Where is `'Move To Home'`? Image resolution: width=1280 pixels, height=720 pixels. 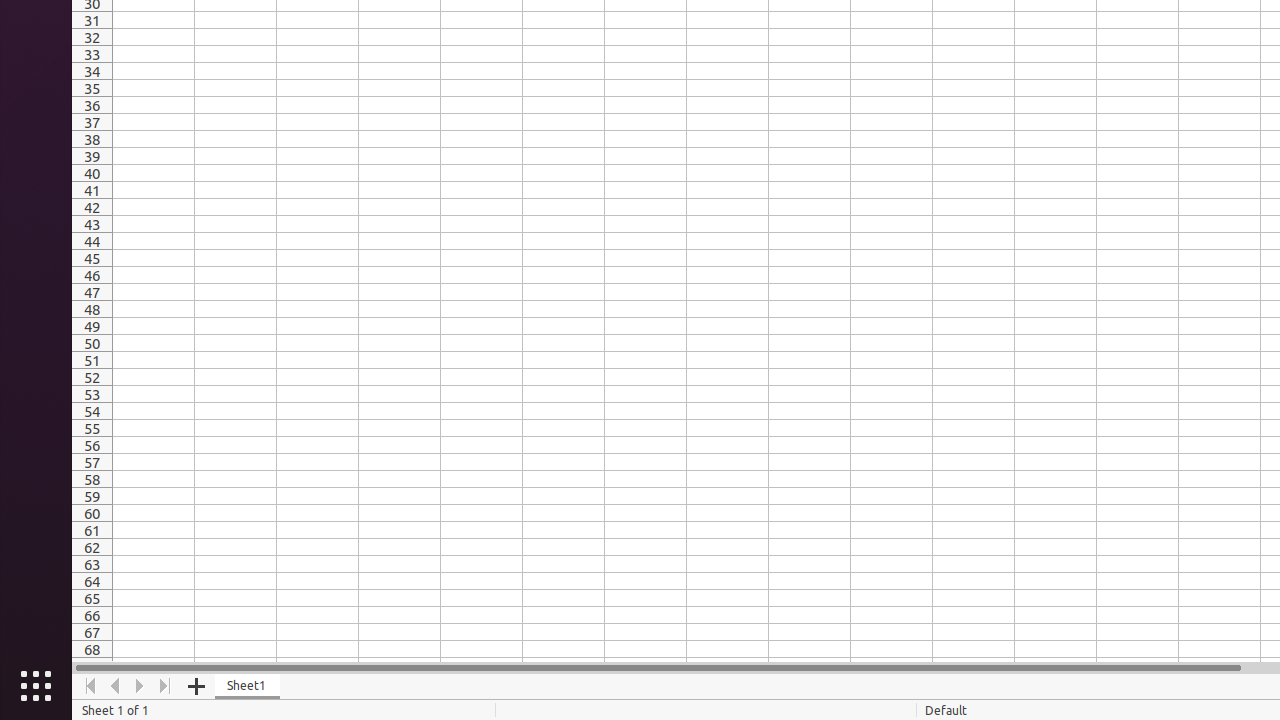 'Move To Home' is located at coordinates (89, 685).